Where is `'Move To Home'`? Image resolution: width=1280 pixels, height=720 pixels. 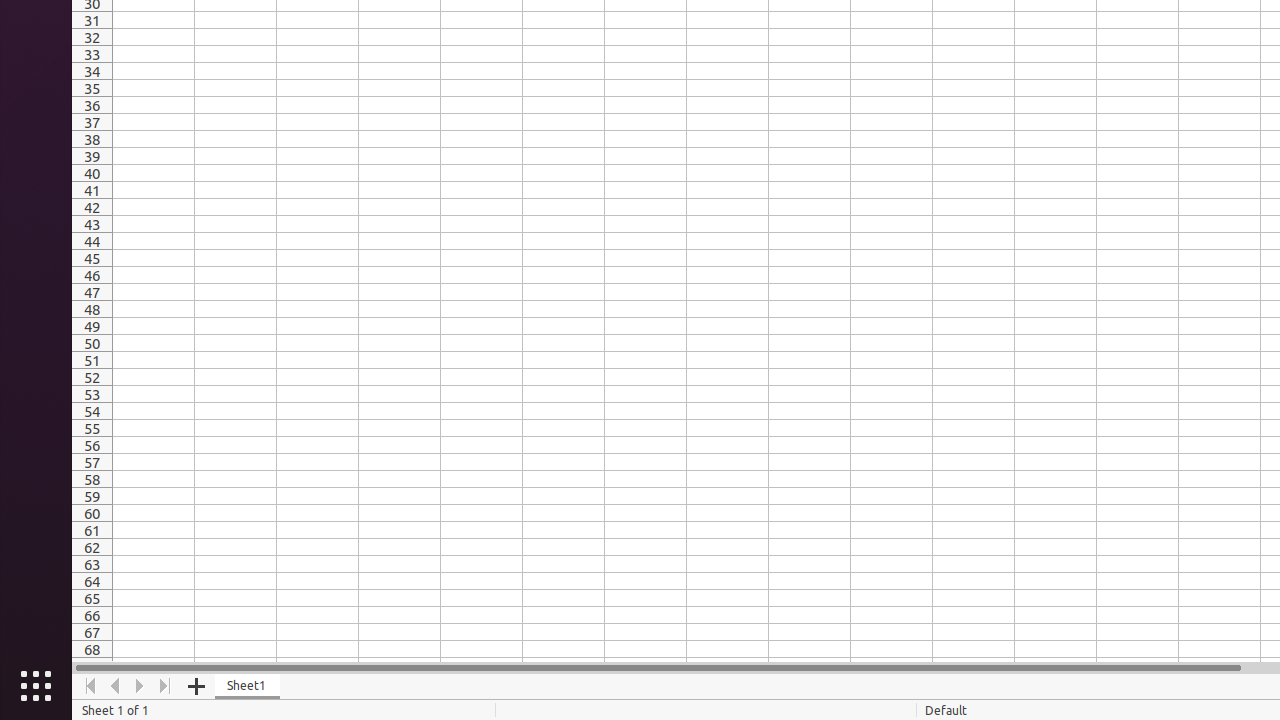 'Move To Home' is located at coordinates (89, 685).